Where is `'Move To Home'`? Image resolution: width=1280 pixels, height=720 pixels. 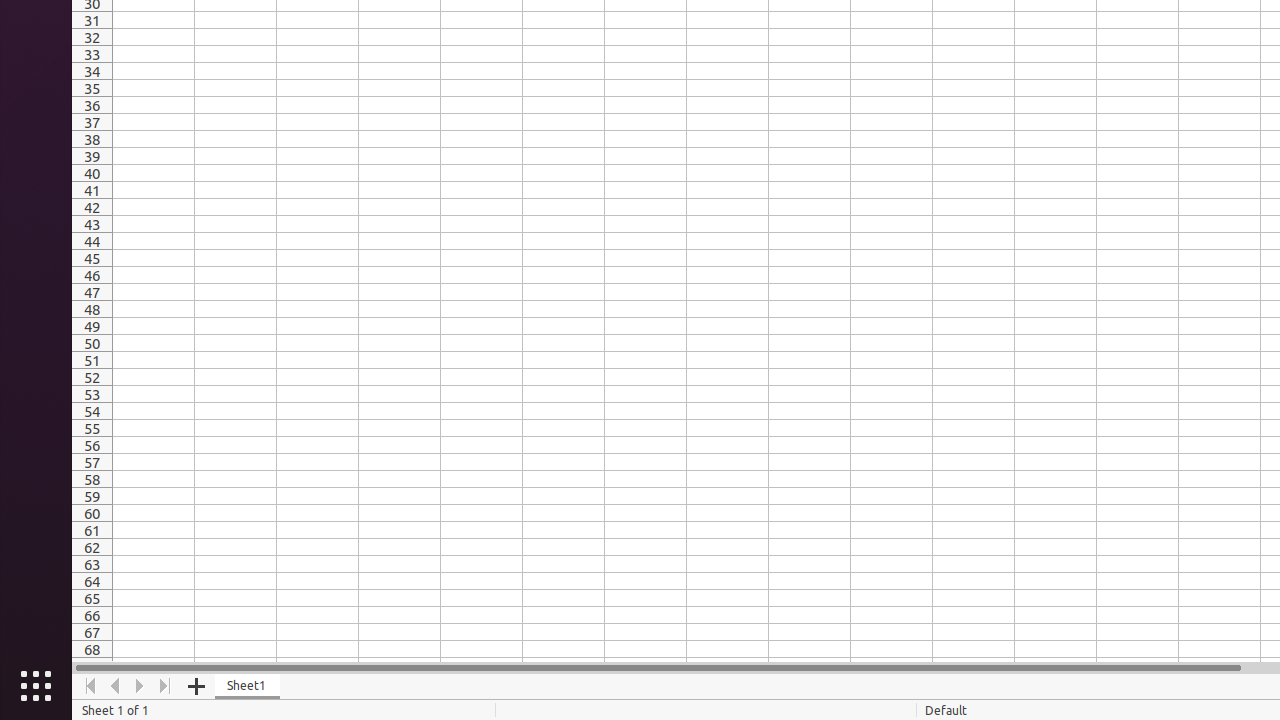 'Move To Home' is located at coordinates (89, 685).